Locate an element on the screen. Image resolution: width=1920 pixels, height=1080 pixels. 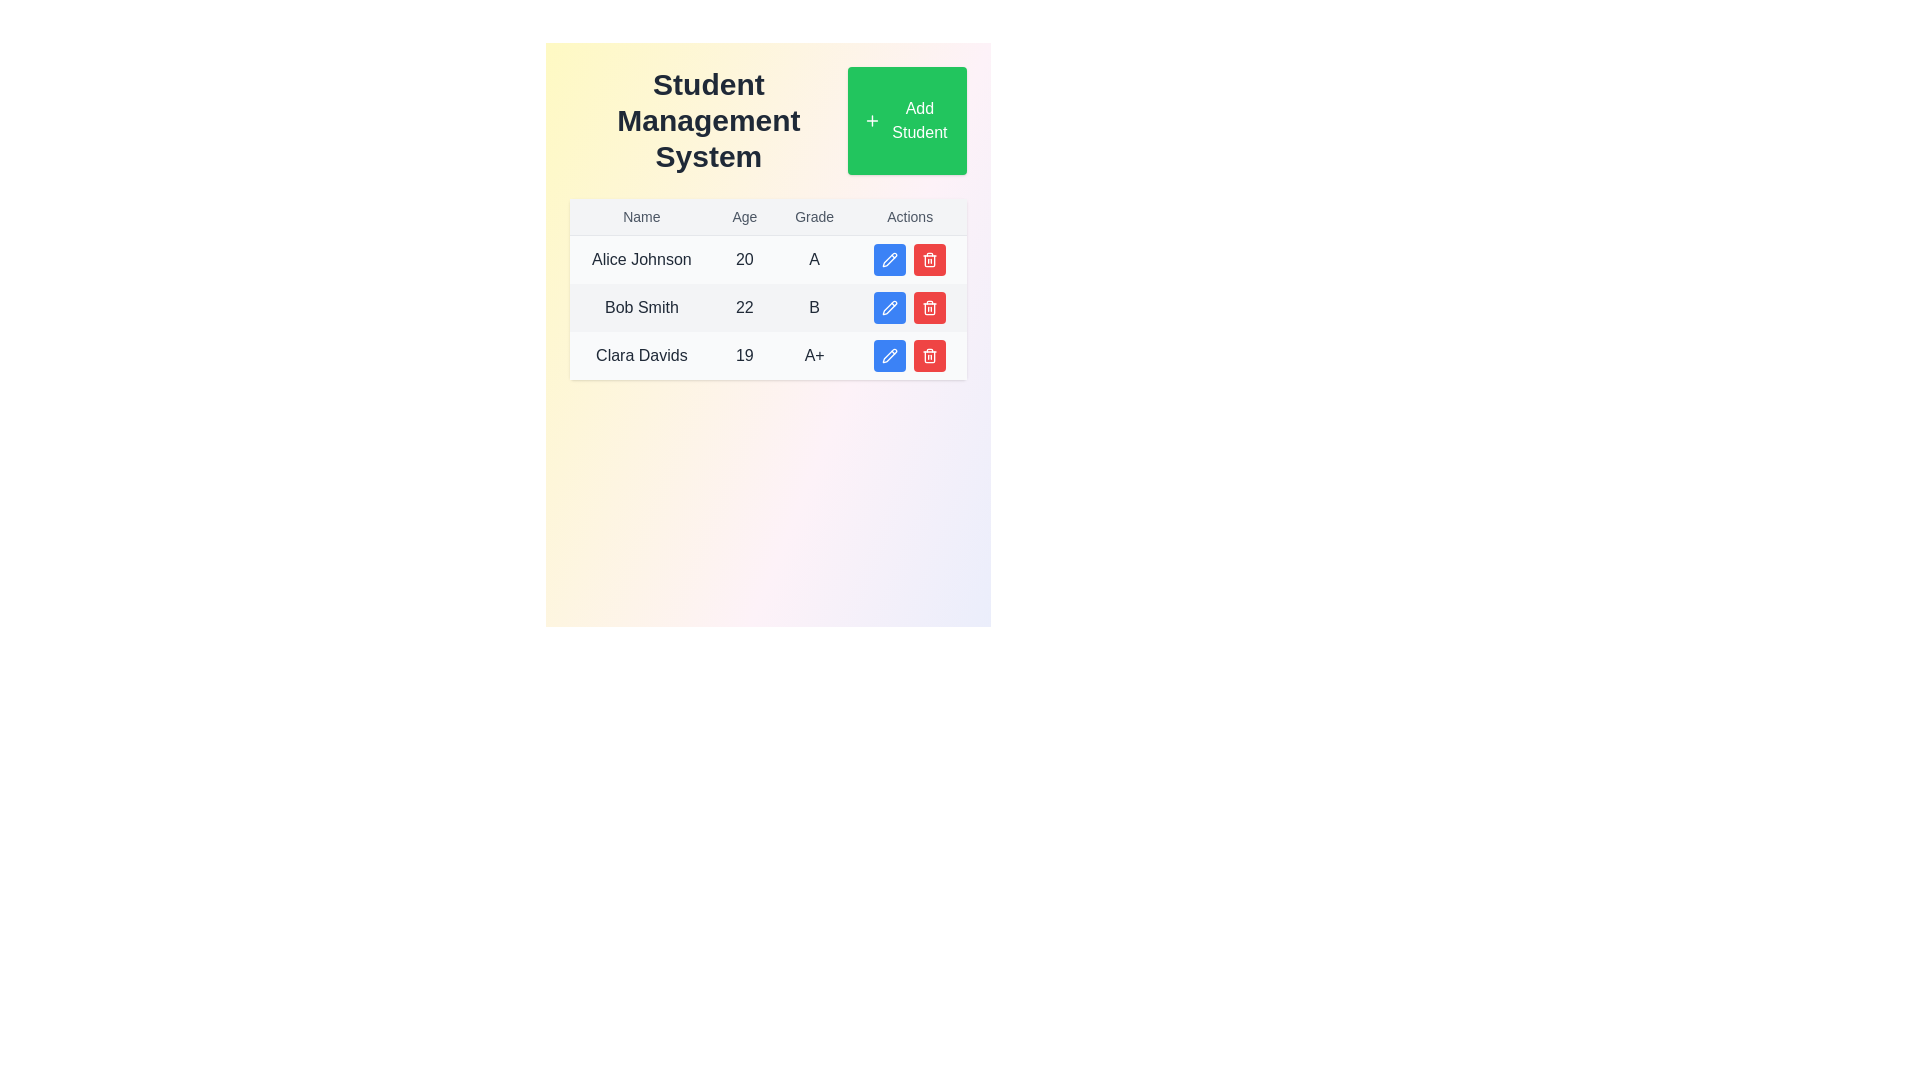
the button group for managing Clara Davids' record, located in the last row under the 'Actions' column is located at coordinates (909, 354).